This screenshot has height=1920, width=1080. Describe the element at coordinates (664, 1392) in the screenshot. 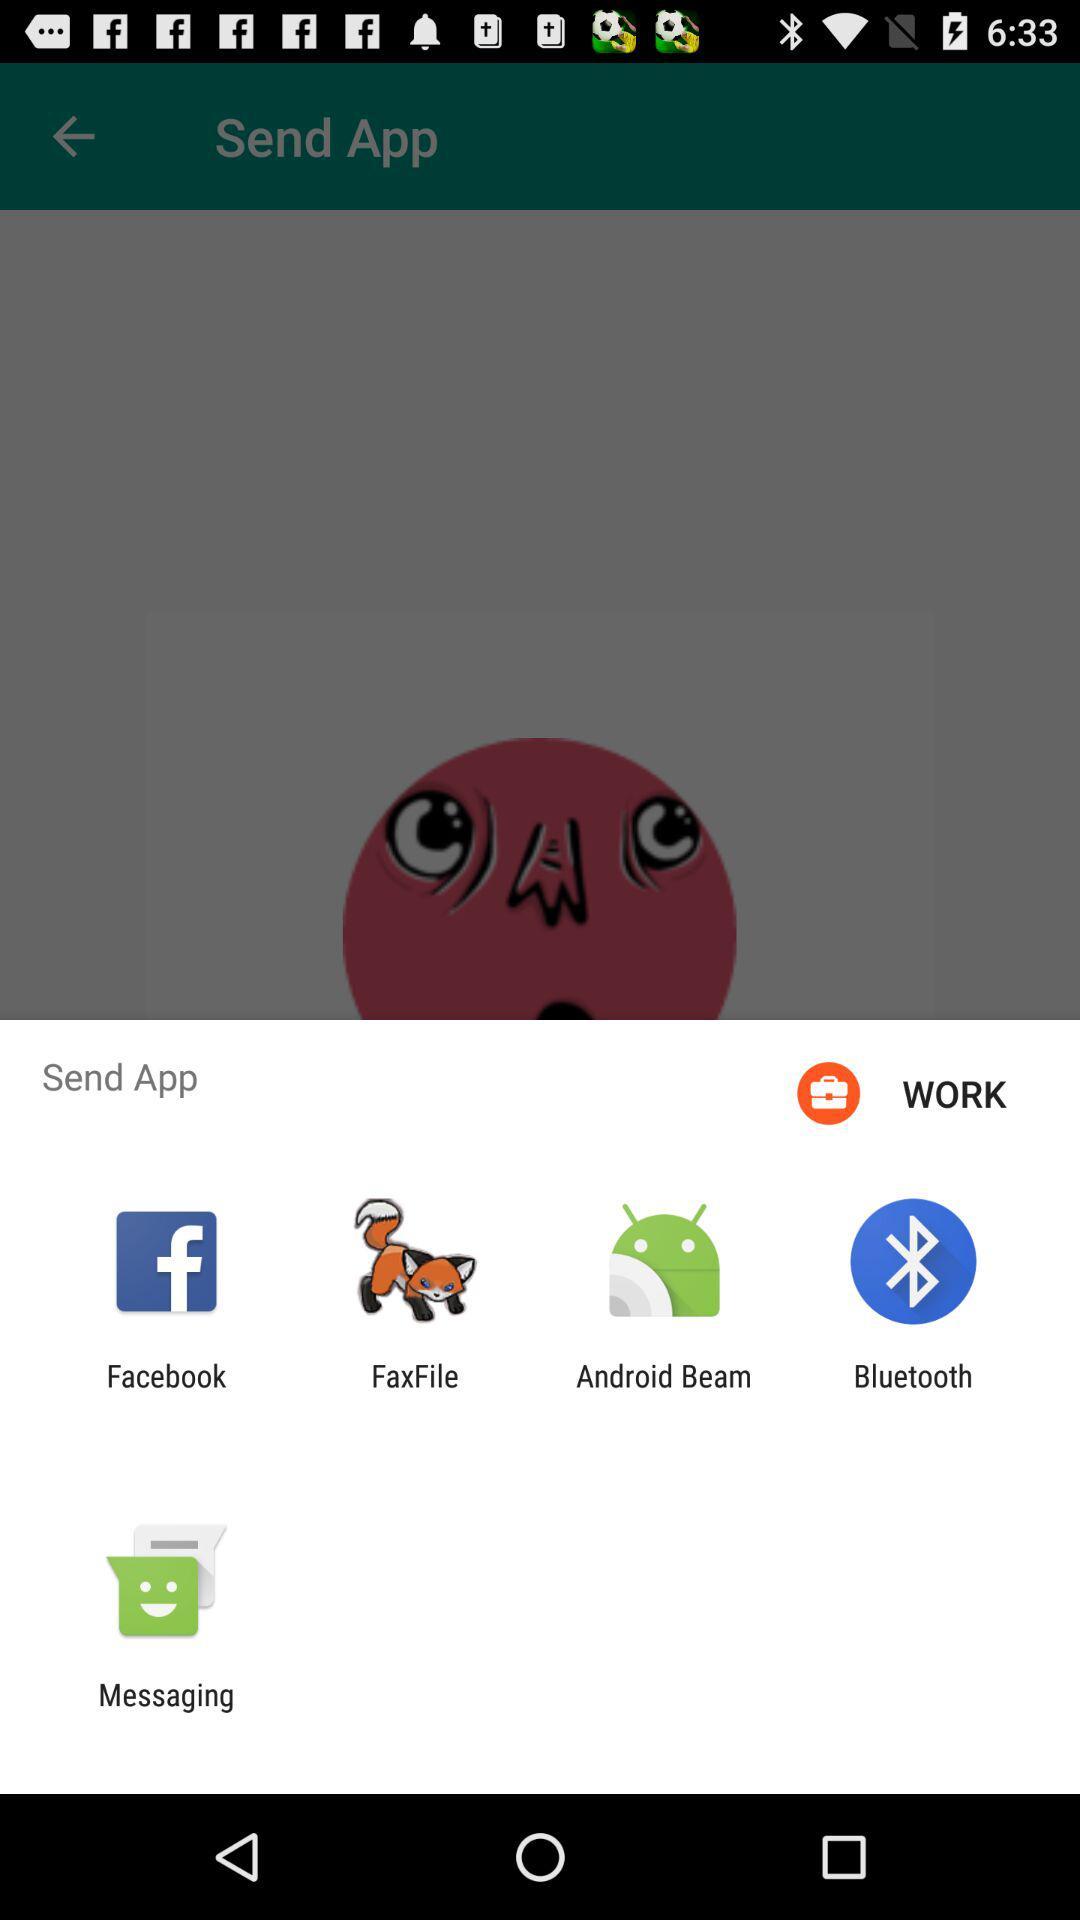

I see `icon to the right of faxfile item` at that location.